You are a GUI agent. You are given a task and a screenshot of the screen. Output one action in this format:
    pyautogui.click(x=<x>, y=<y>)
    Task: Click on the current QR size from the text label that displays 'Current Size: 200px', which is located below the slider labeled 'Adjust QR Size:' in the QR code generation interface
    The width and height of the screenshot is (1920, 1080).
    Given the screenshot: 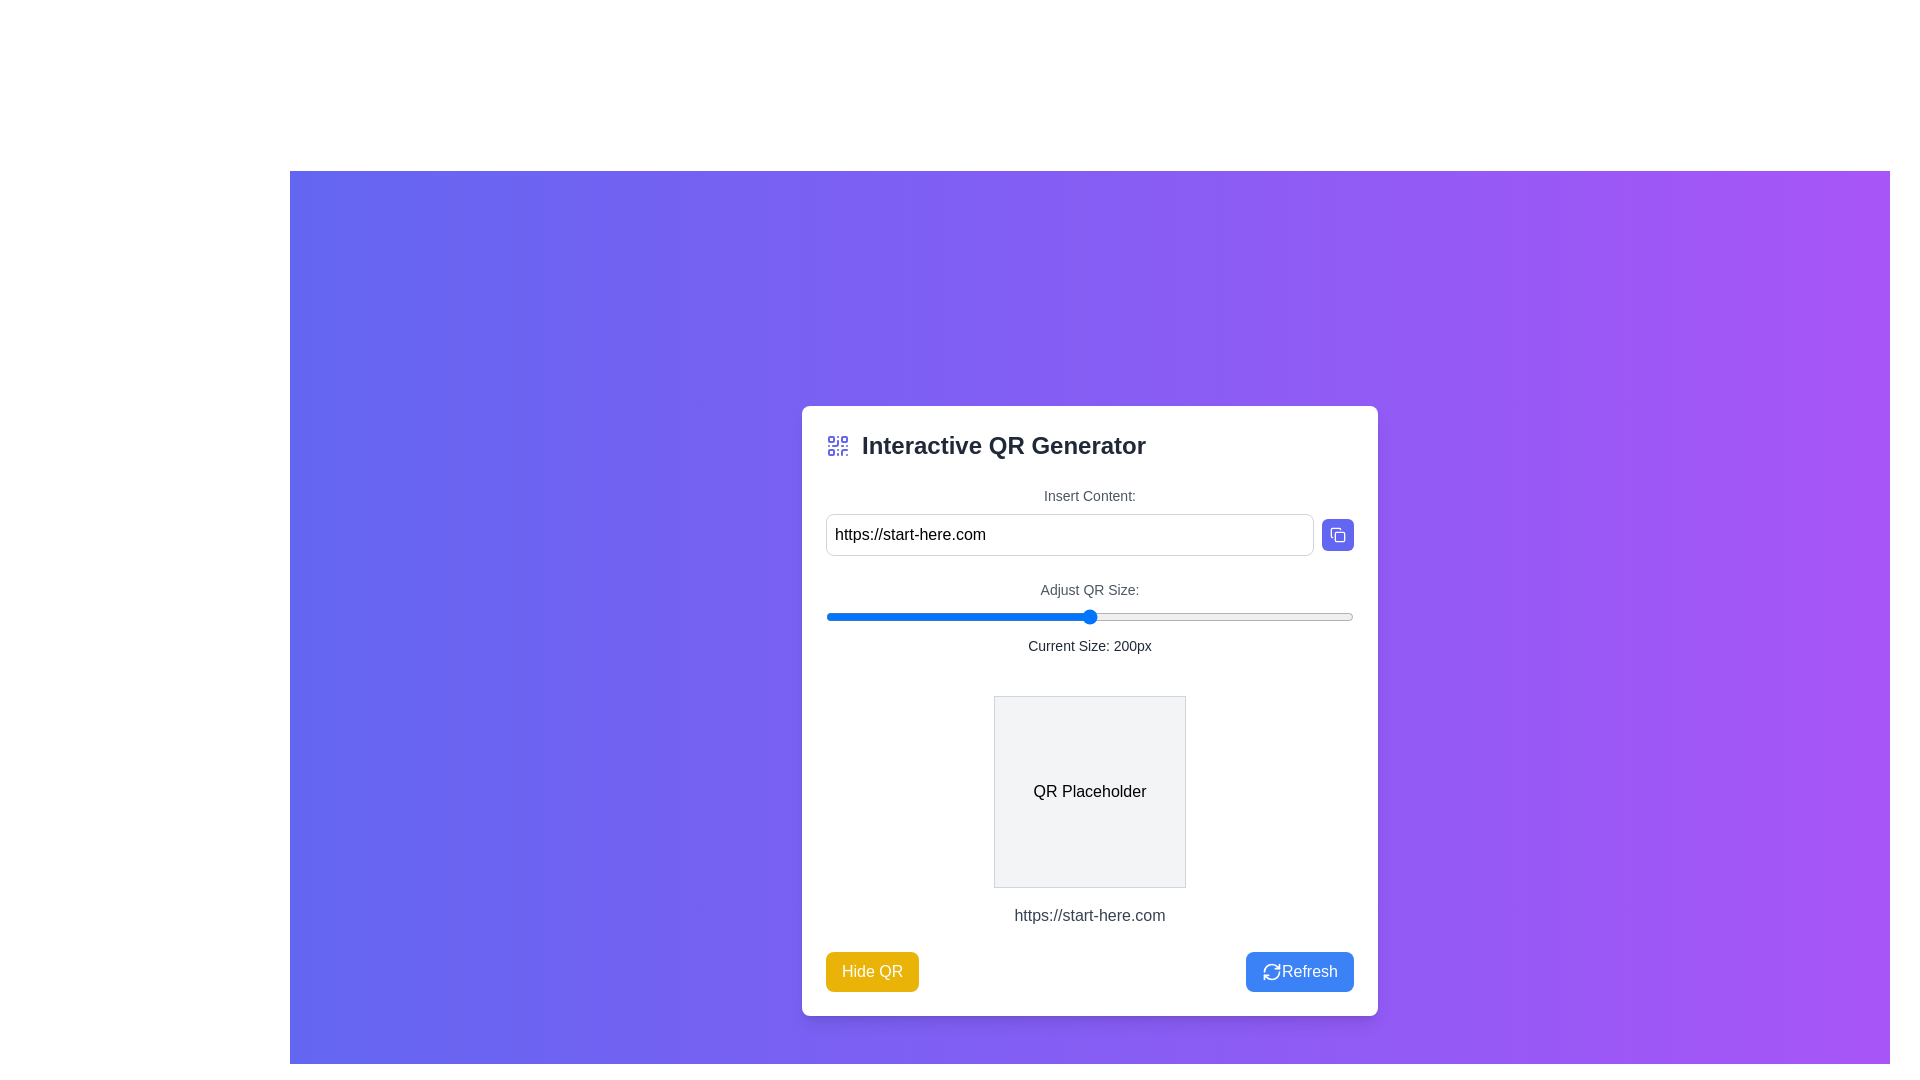 What is the action you would take?
    pyautogui.click(x=1088, y=645)
    